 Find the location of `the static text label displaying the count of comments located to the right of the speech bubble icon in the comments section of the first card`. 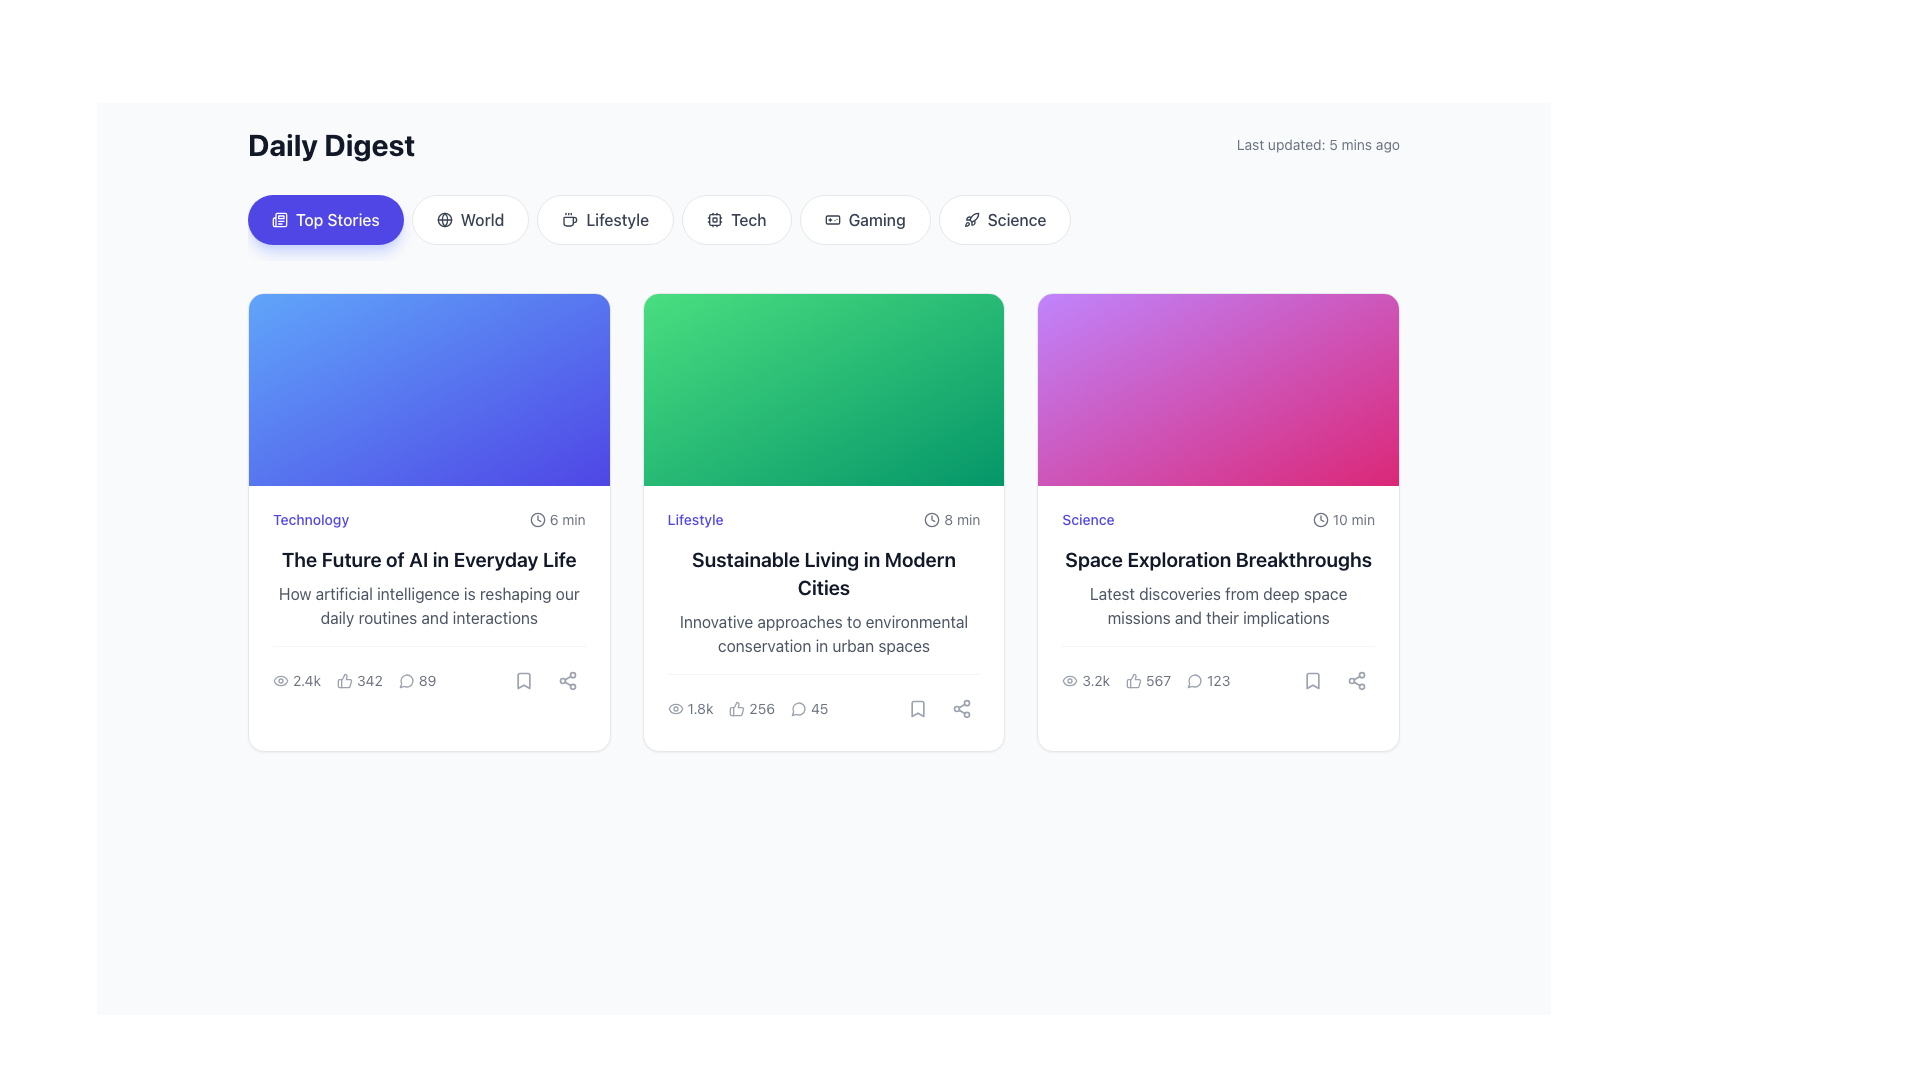

the static text label displaying the count of comments located to the right of the speech bubble icon in the comments section of the first card is located at coordinates (426, 680).